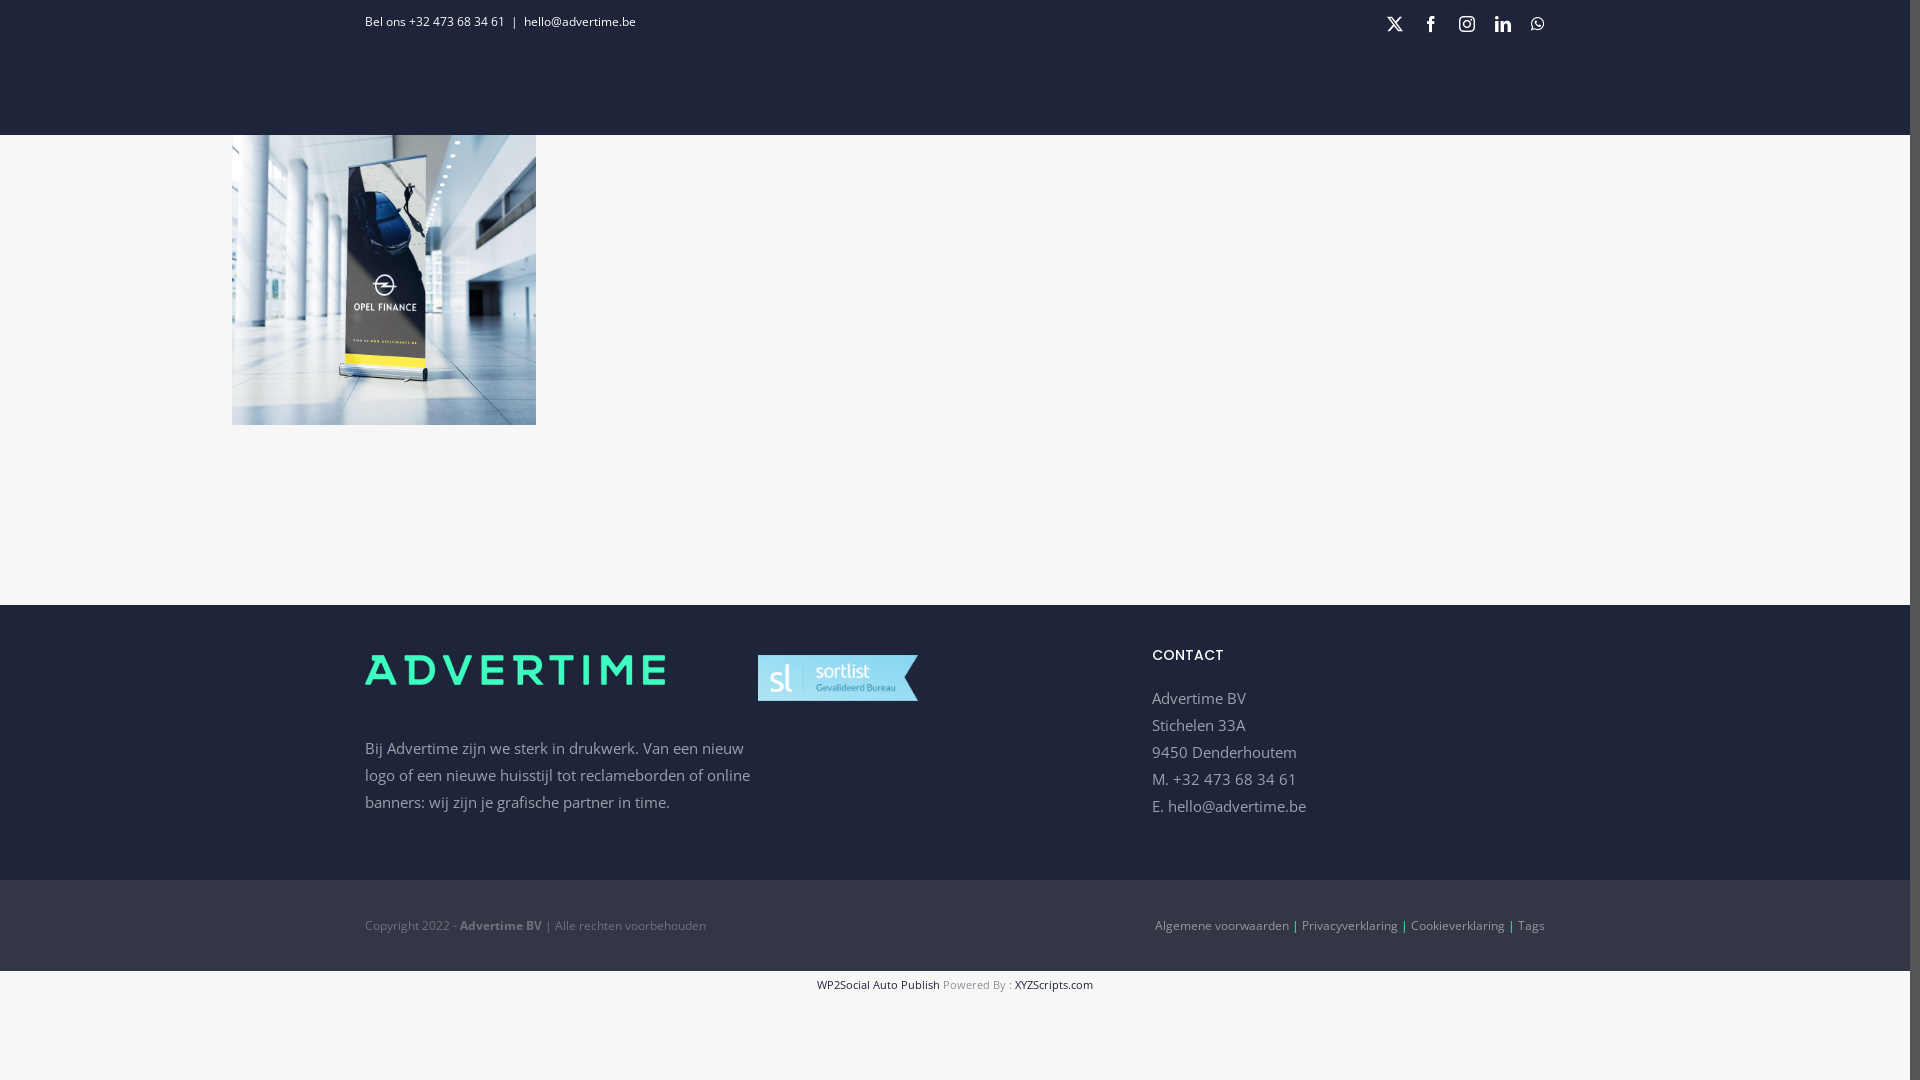  Describe the element at coordinates (1155, 925) in the screenshot. I see `'Algemene voorwaarden'` at that location.